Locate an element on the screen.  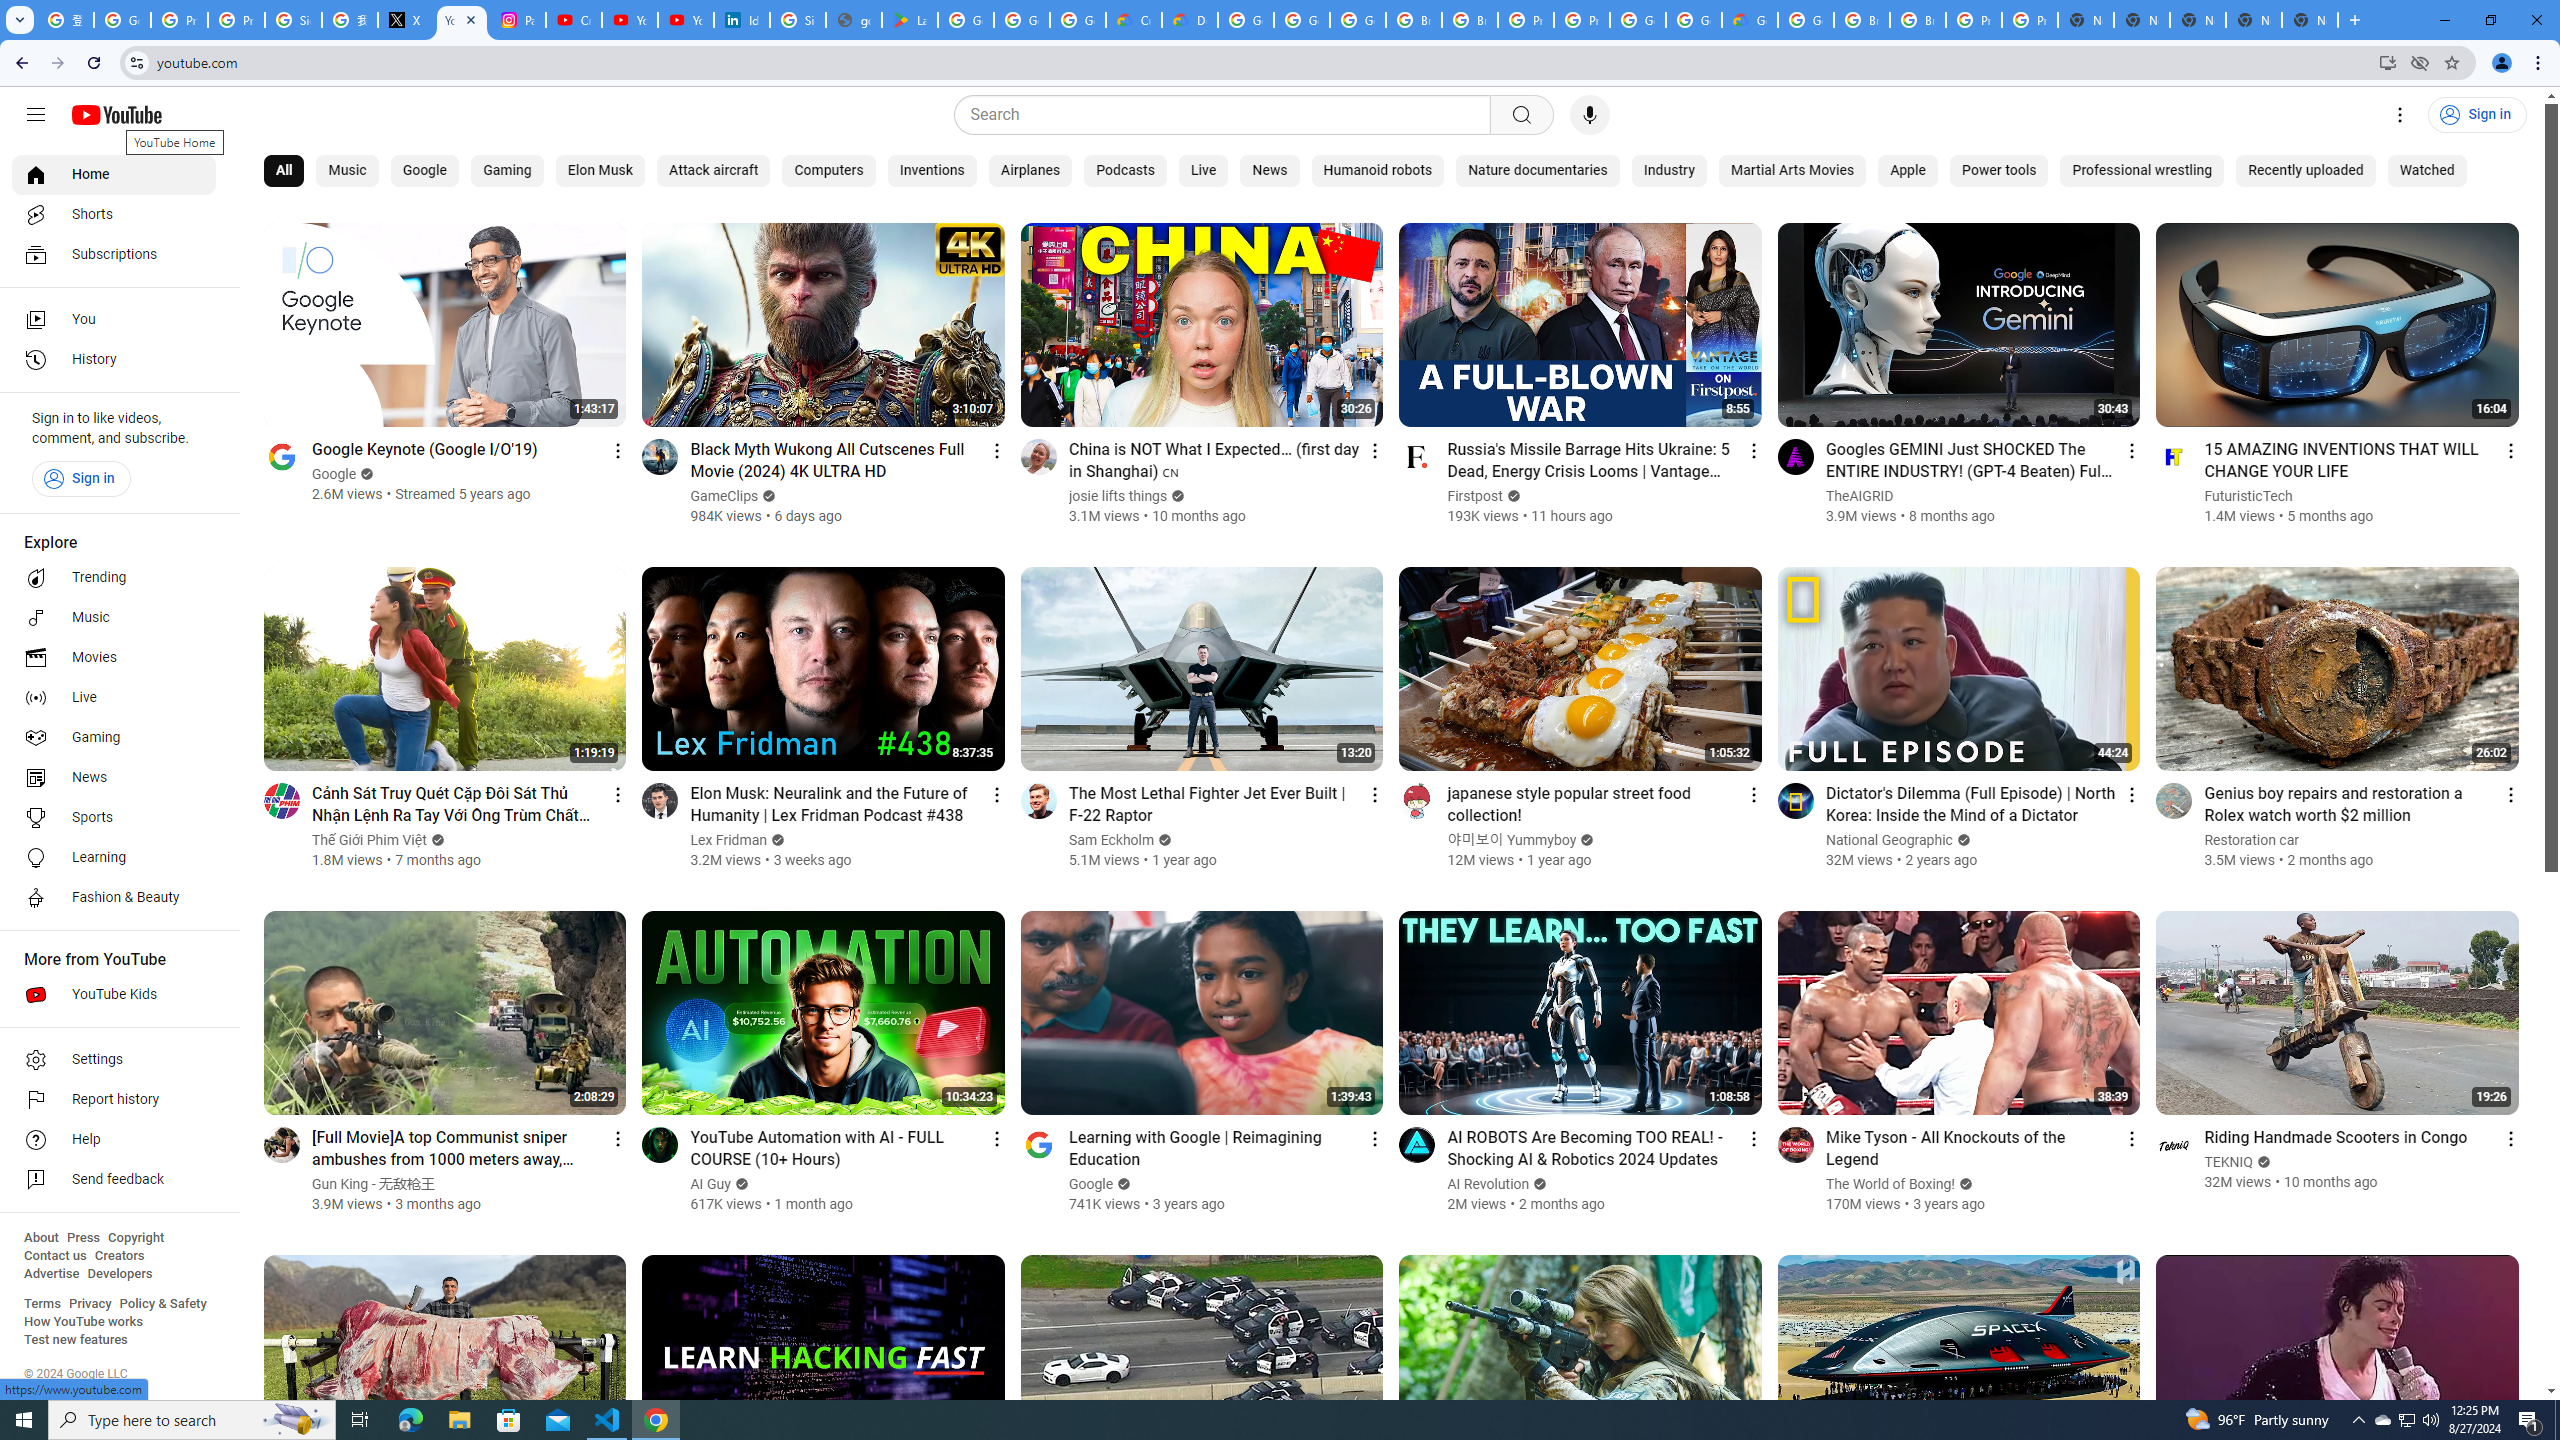
'Airplanes' is located at coordinates (1030, 171).